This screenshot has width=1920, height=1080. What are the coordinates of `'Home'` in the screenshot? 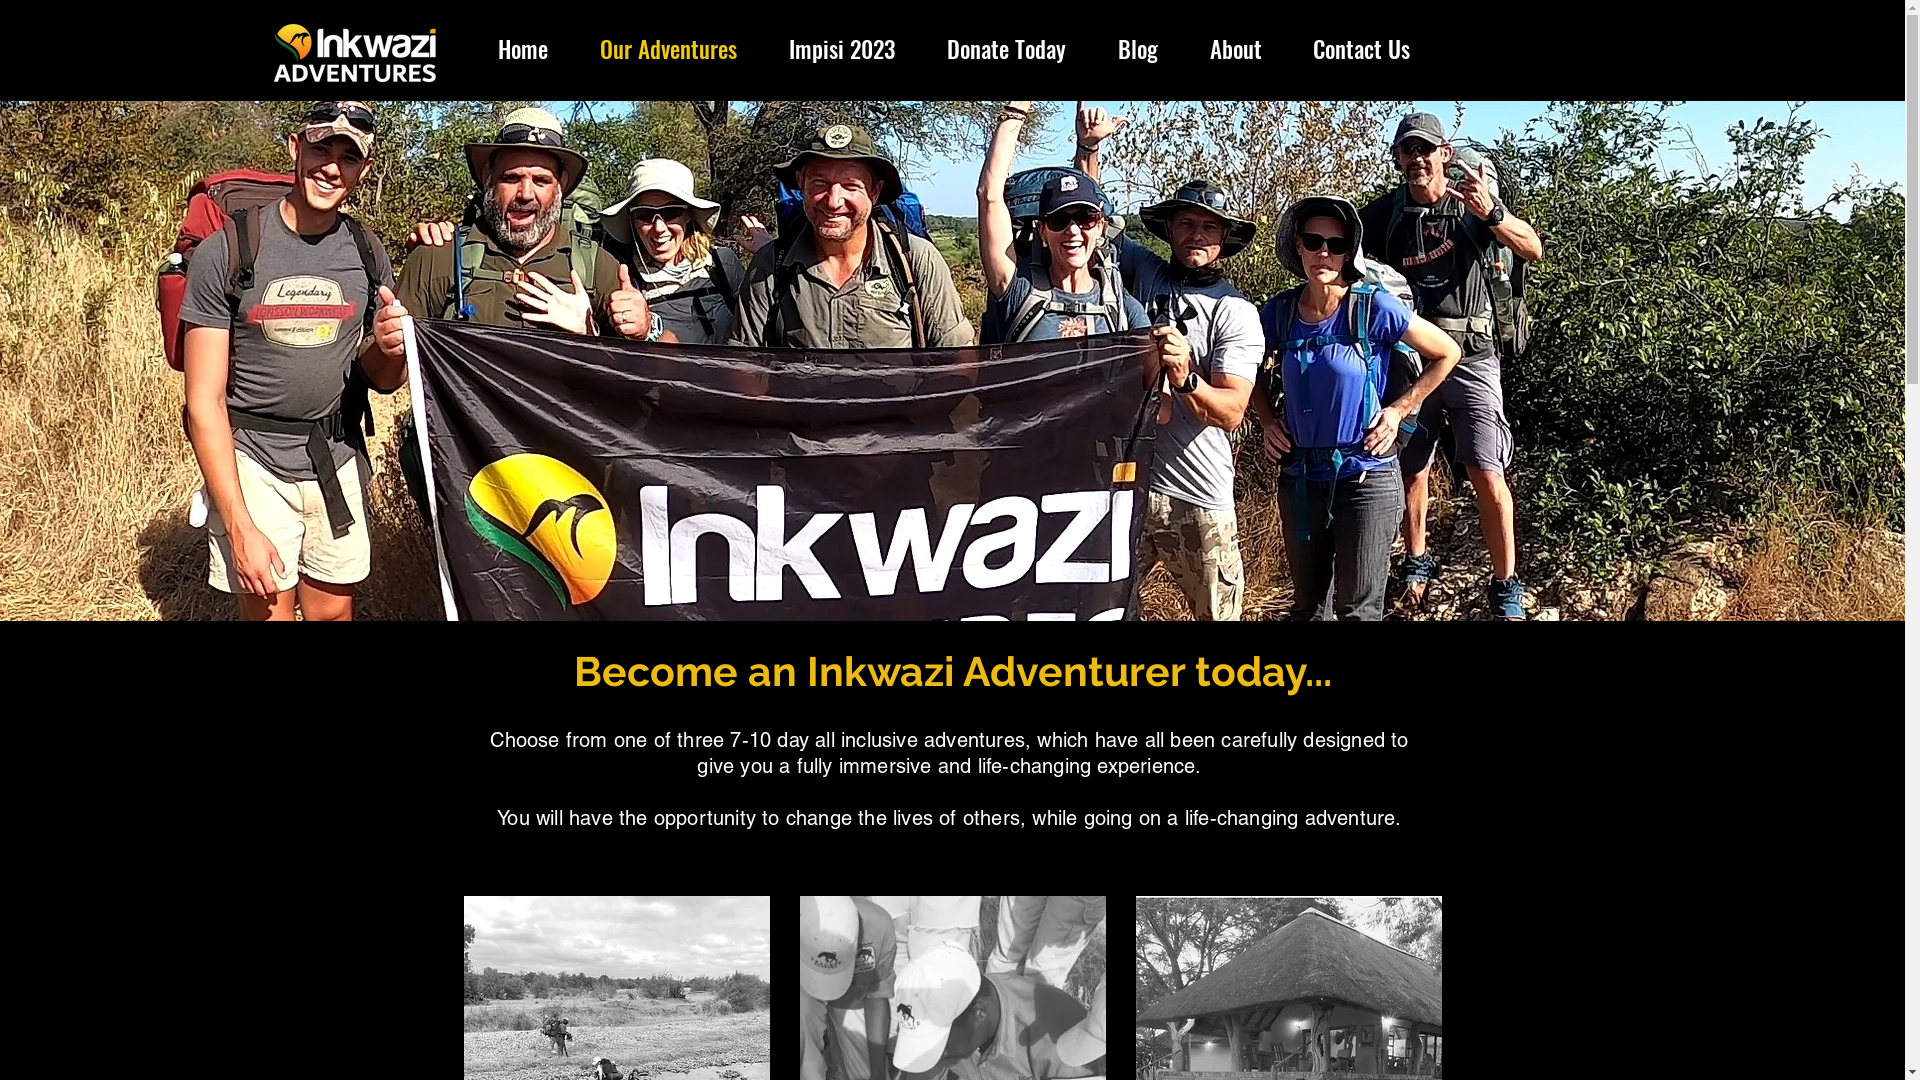 It's located at (523, 48).